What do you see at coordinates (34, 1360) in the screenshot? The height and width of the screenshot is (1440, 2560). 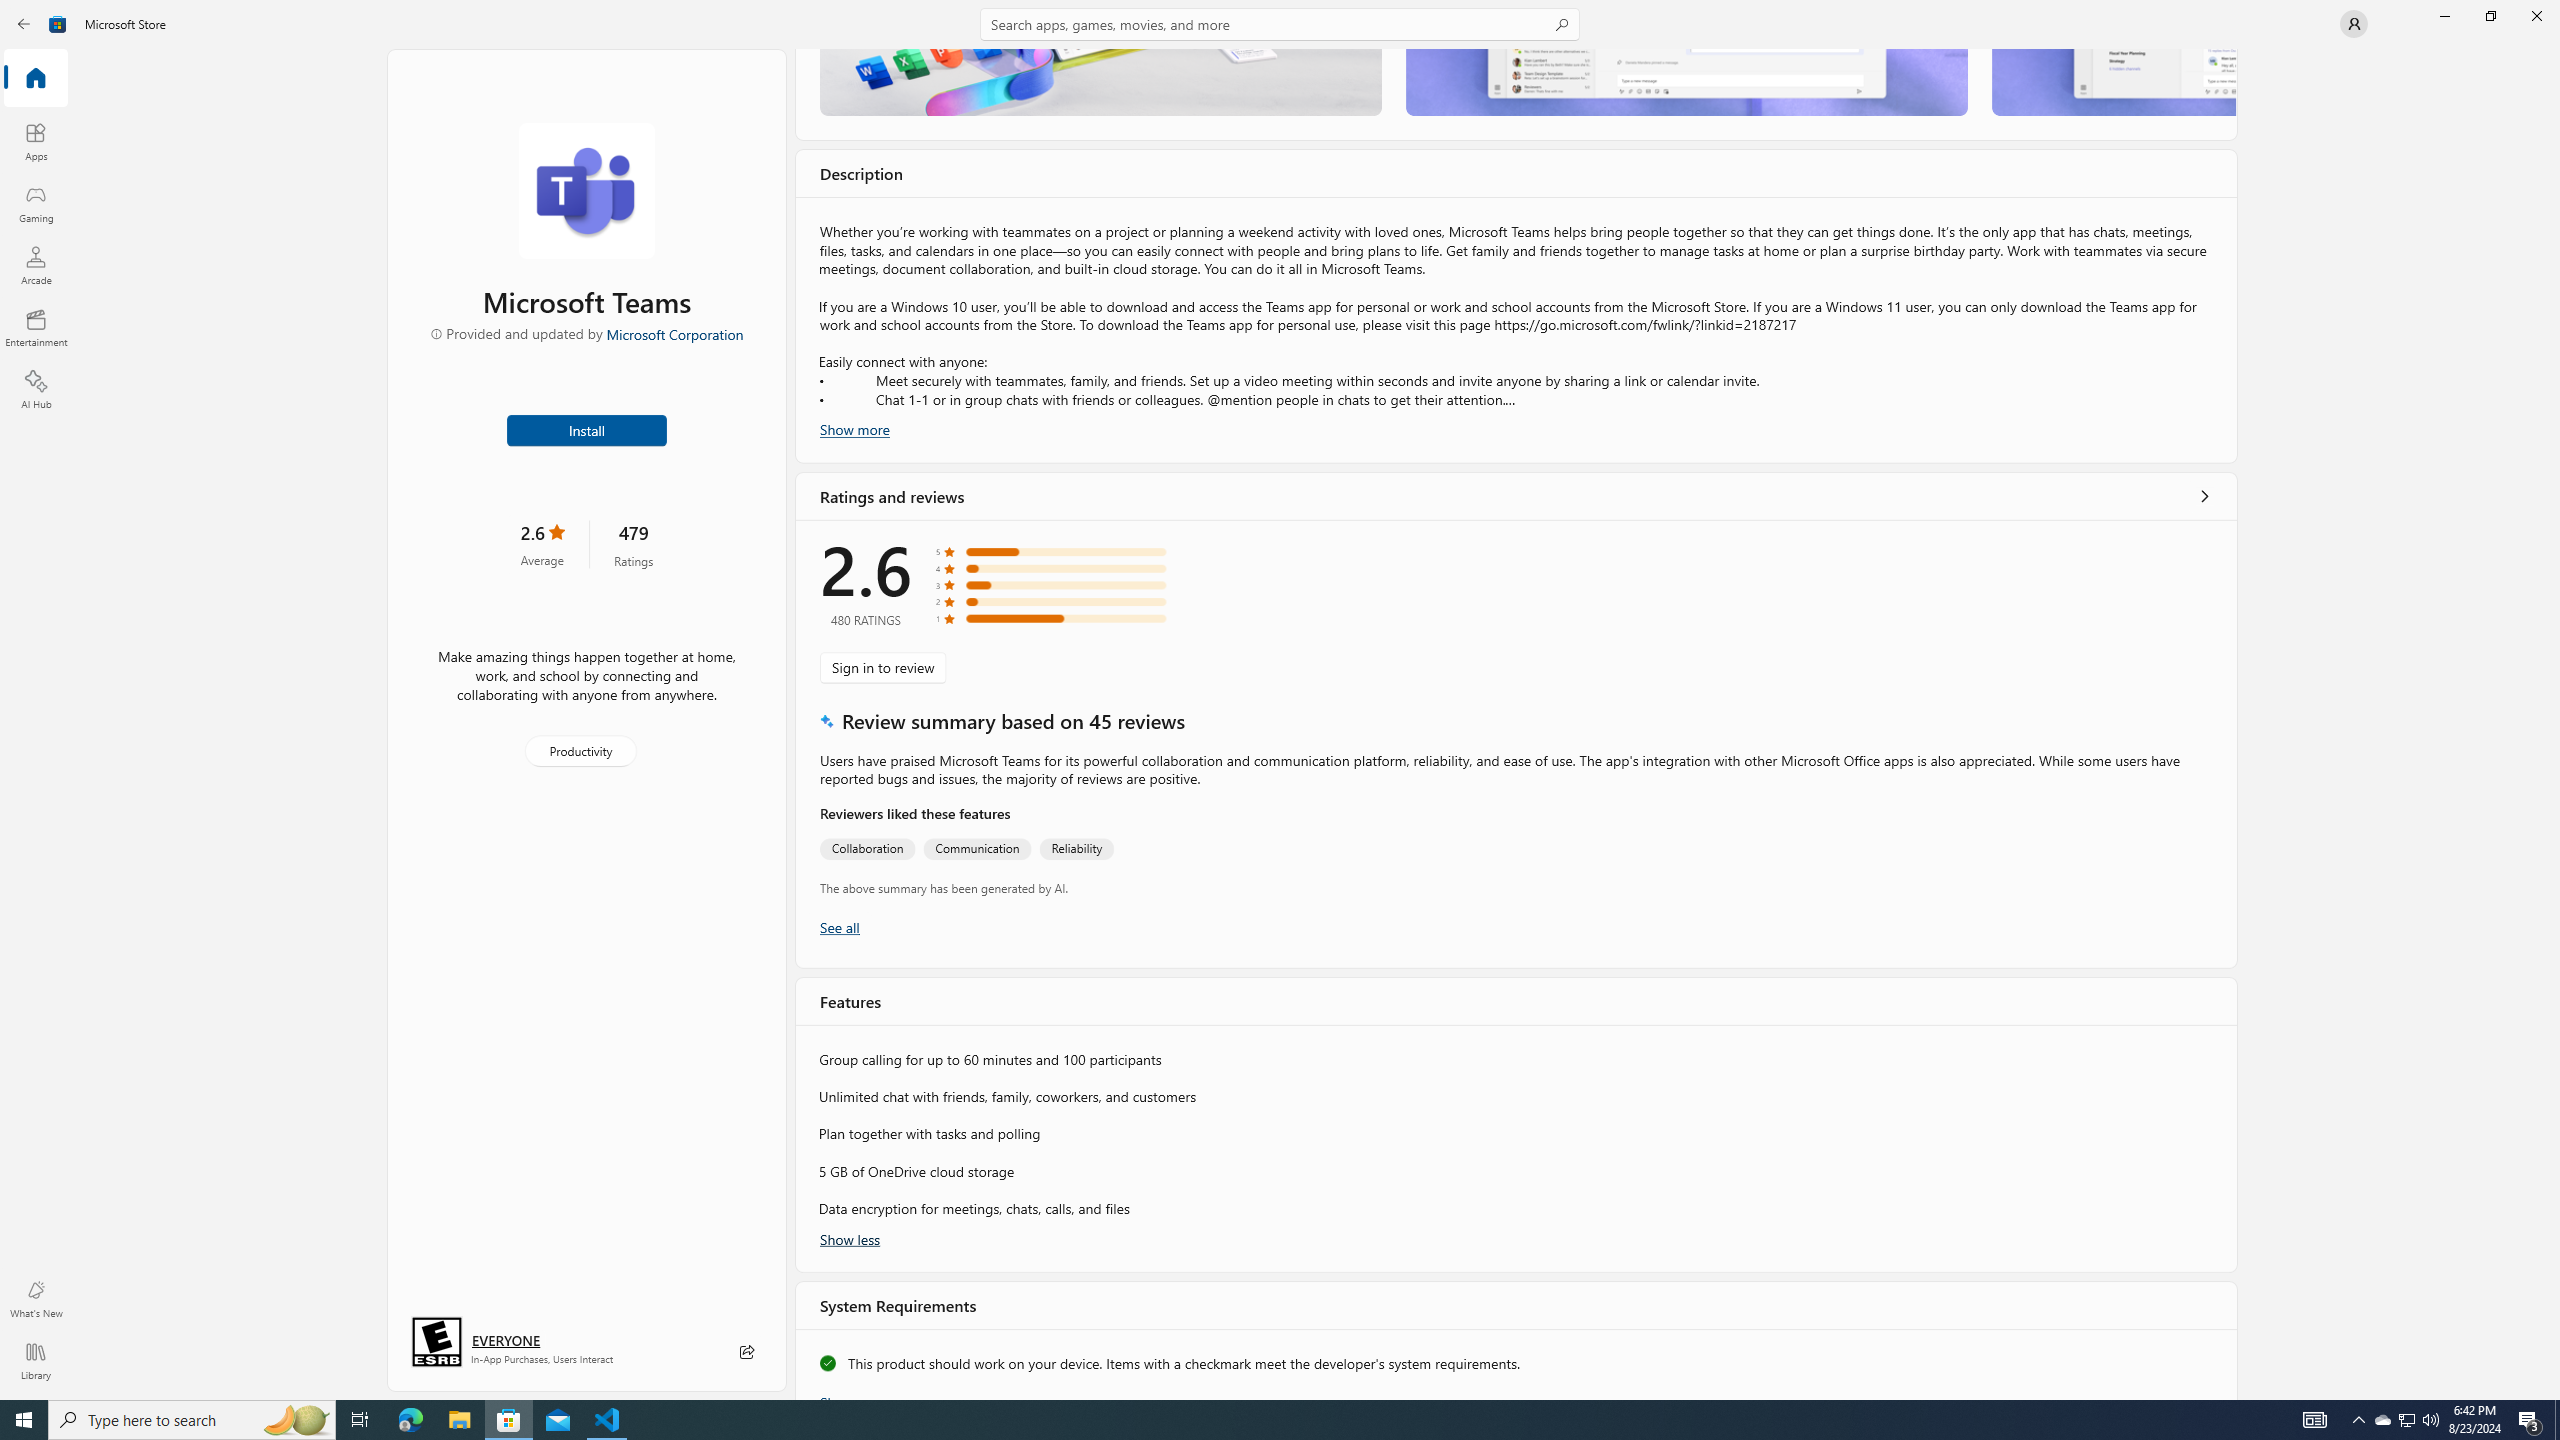 I see `'Library'` at bounding box center [34, 1360].